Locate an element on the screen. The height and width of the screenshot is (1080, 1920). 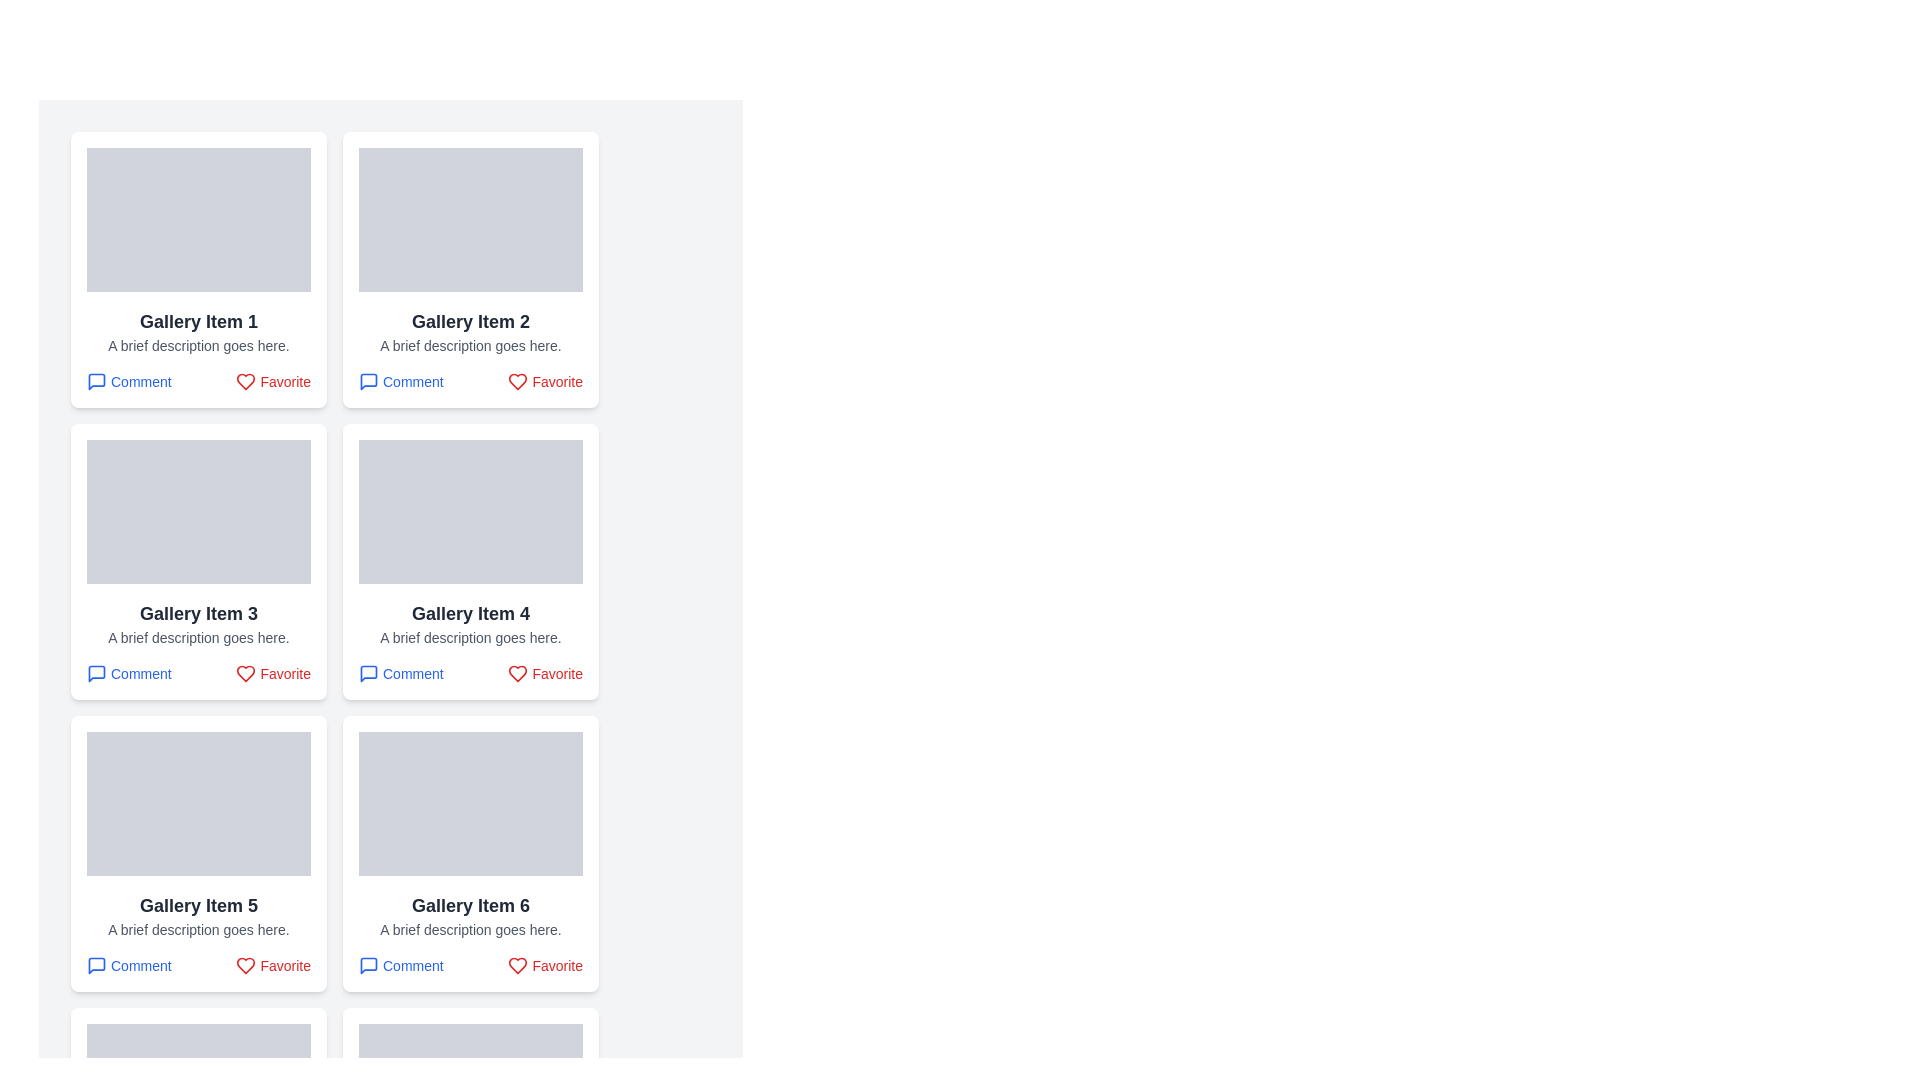
the 'Favorite' icon button located next to the 'Favorite' text in the bottom section of 'Gallery Item 1' is located at coordinates (245, 381).